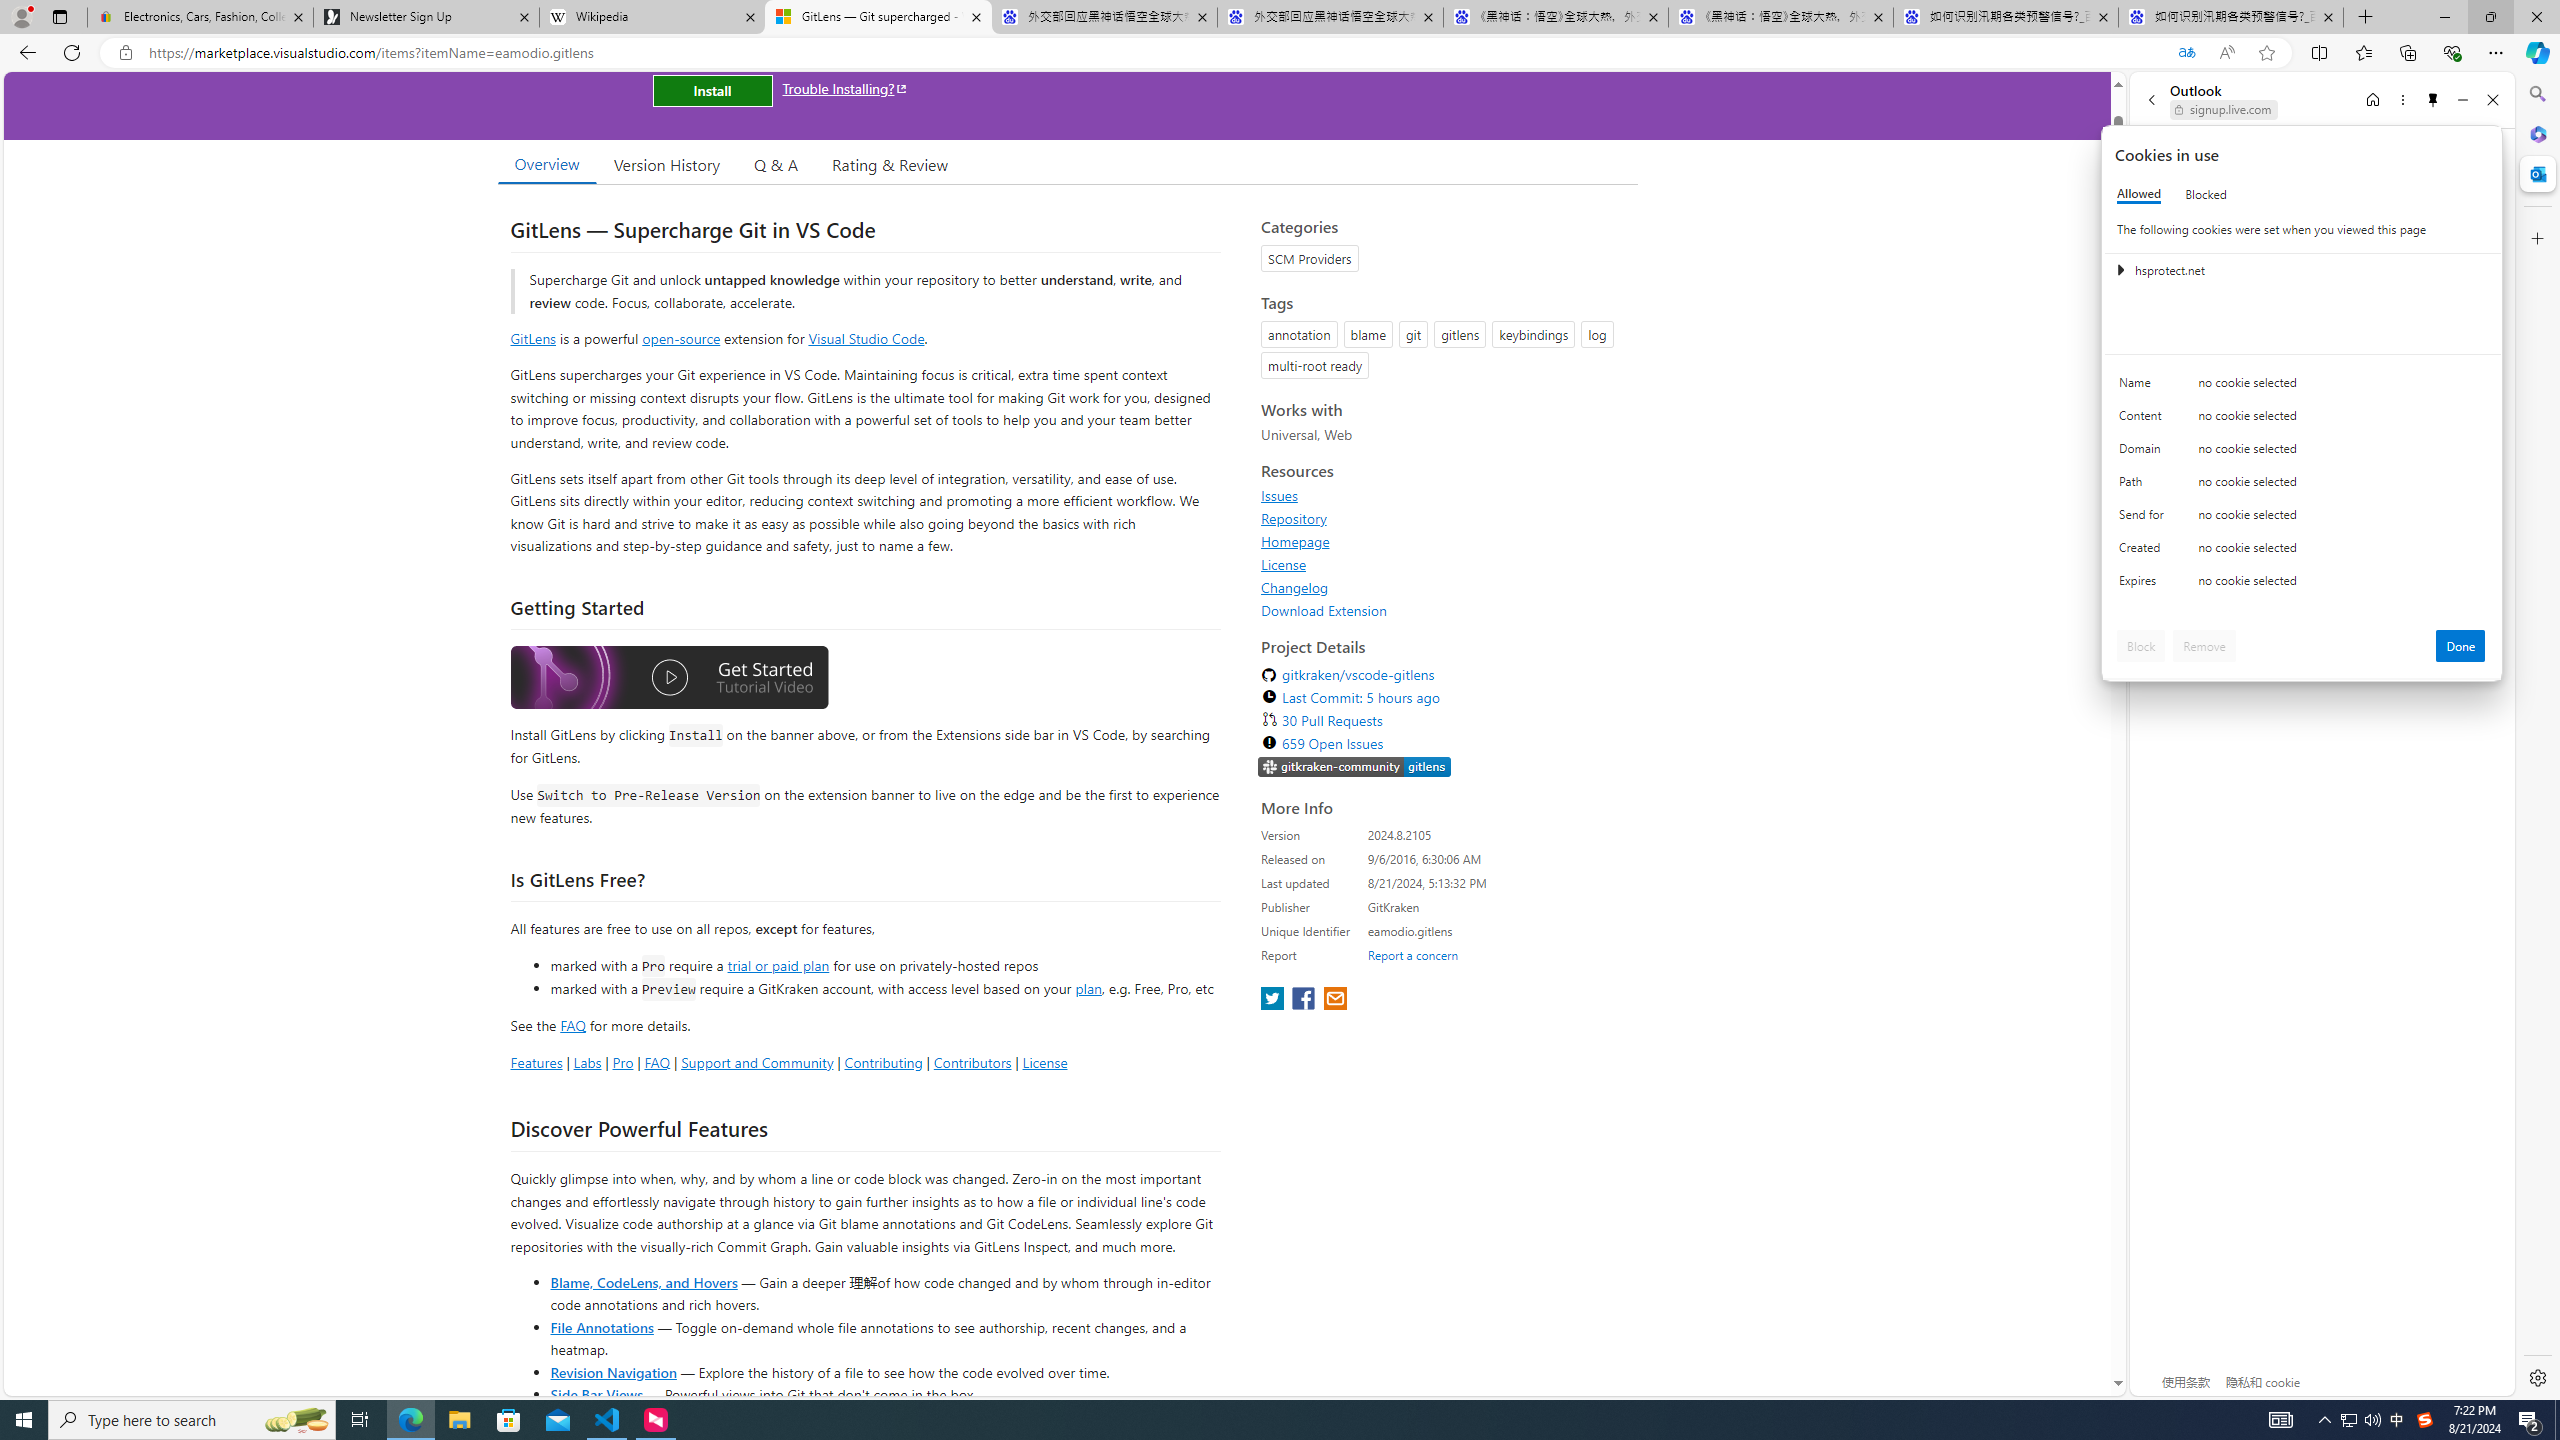 Image resolution: width=2560 pixels, height=1440 pixels. I want to click on 'Block', so click(2140, 646).